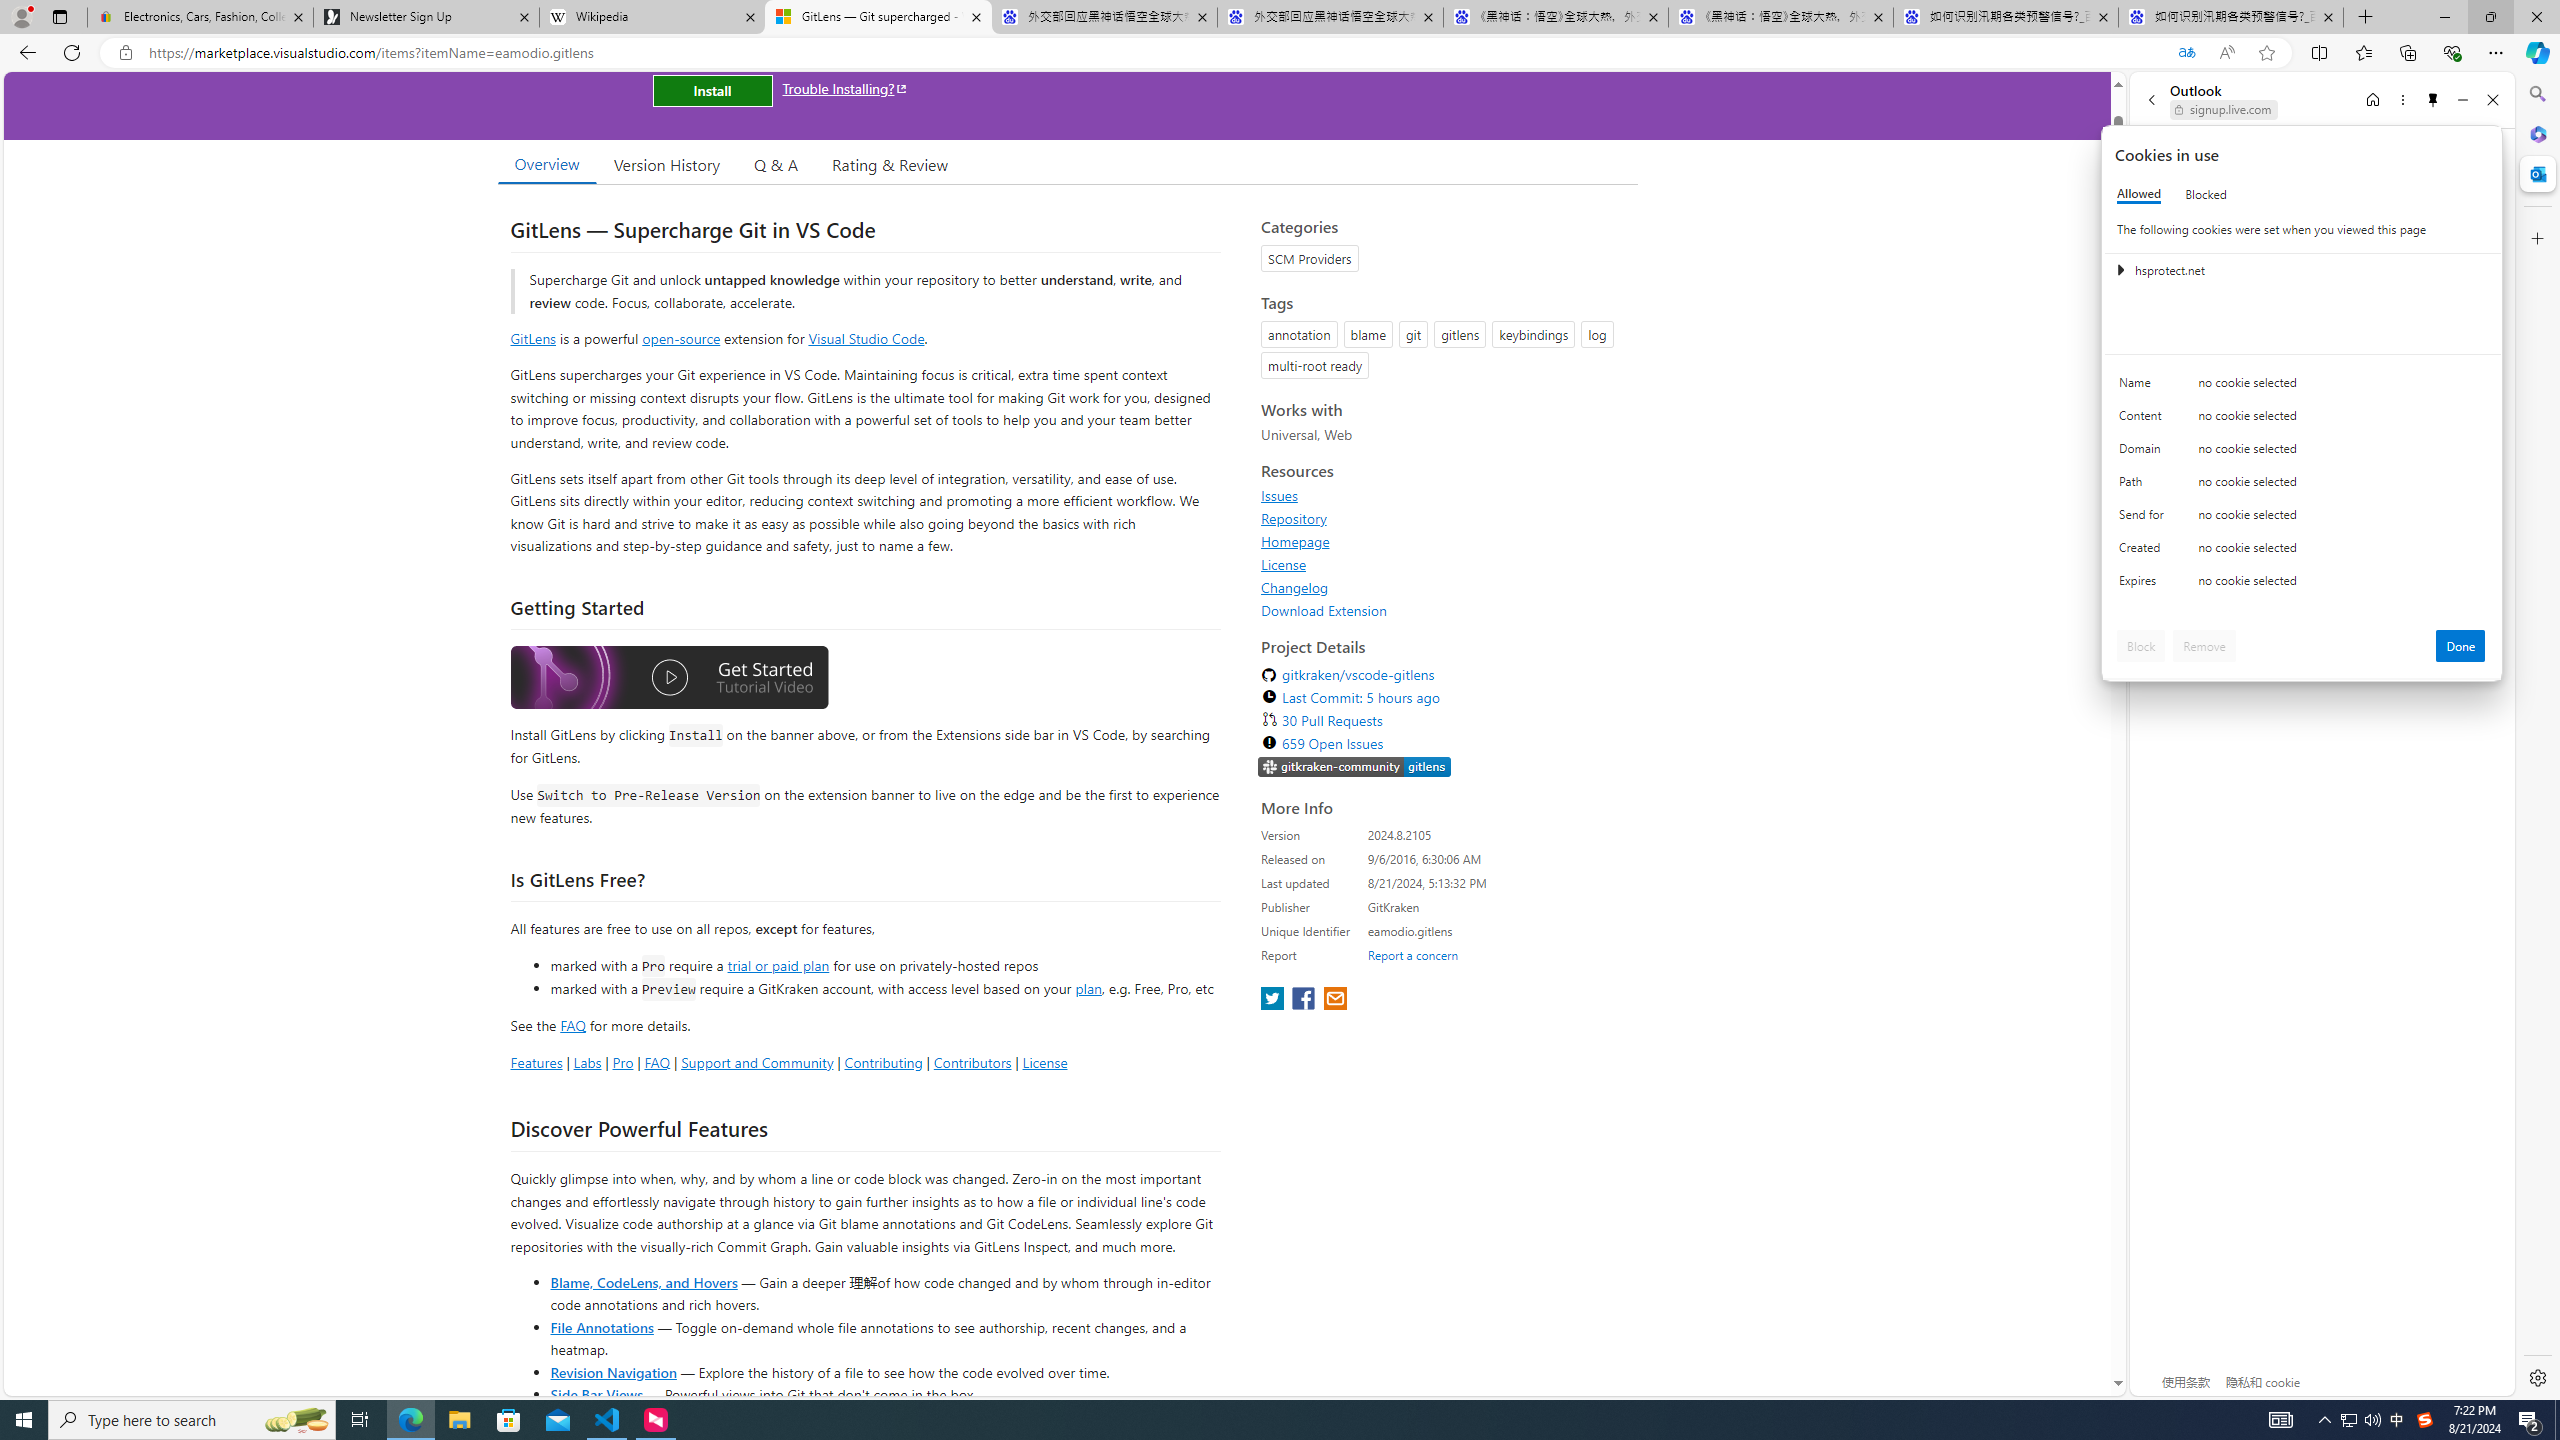 Image resolution: width=2560 pixels, height=1440 pixels. I want to click on 'Block', so click(2140, 646).